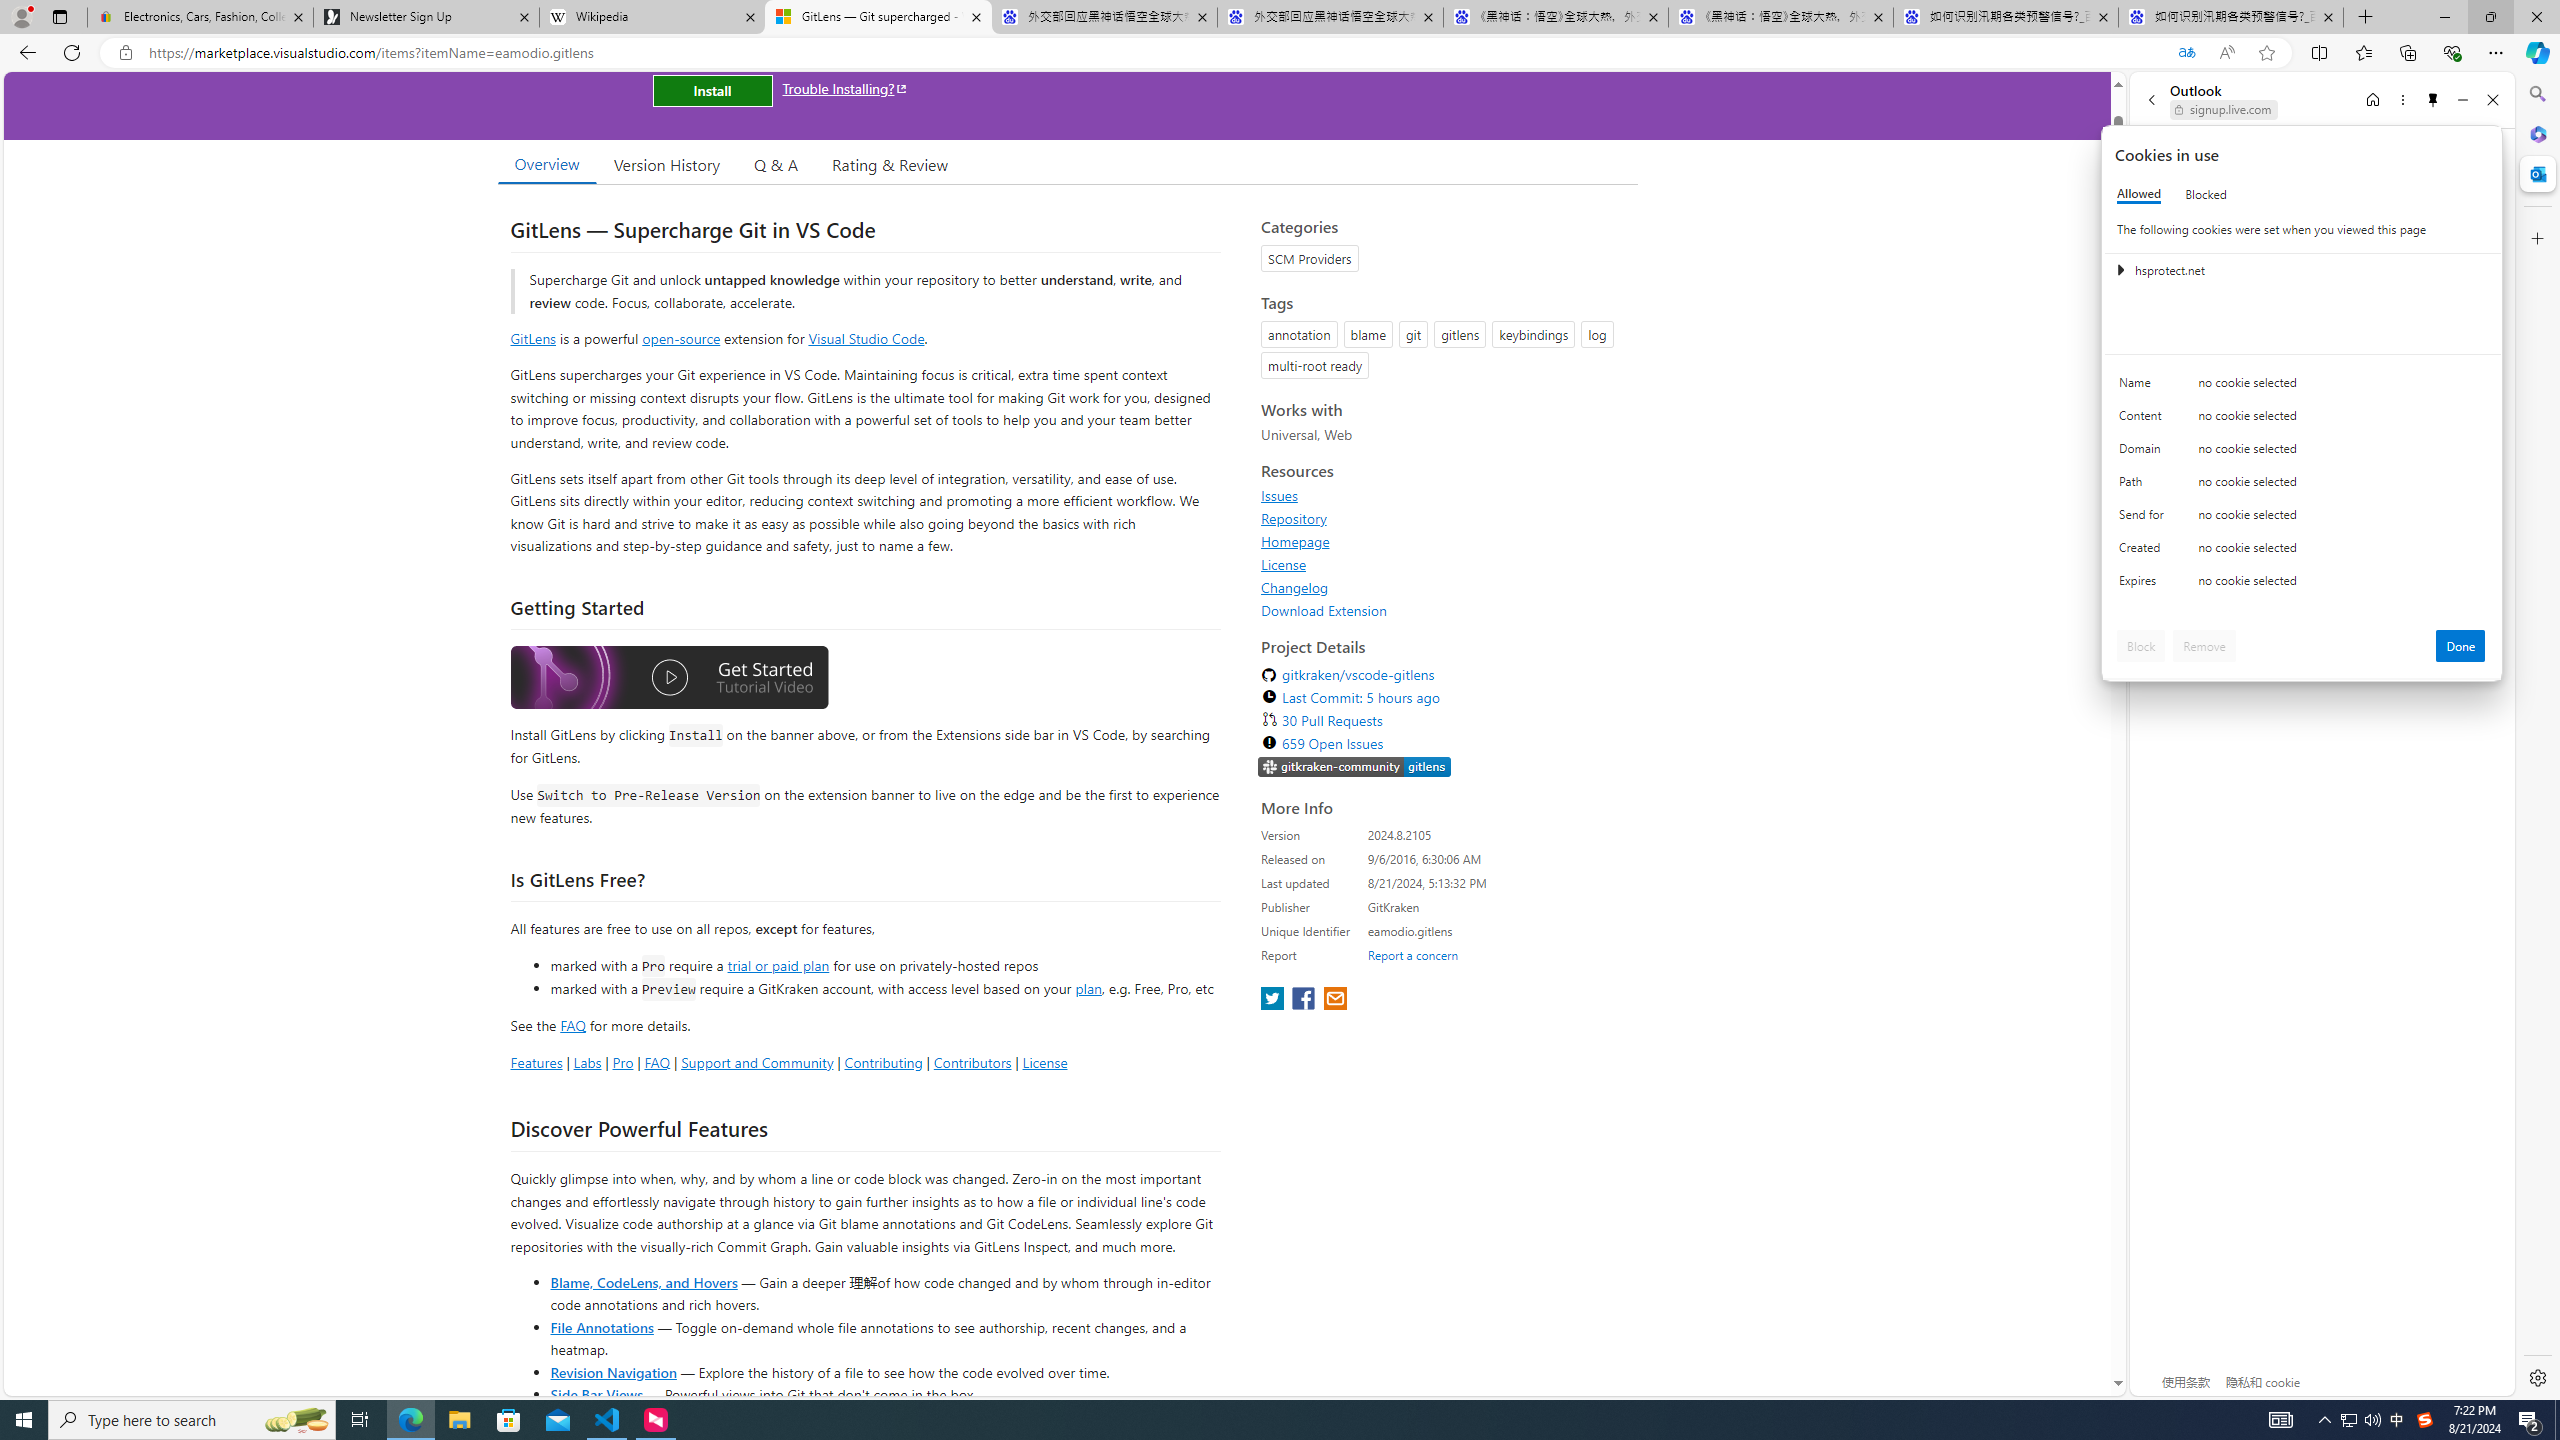 Image resolution: width=2560 pixels, height=1440 pixels. I want to click on 'Block', so click(2140, 646).